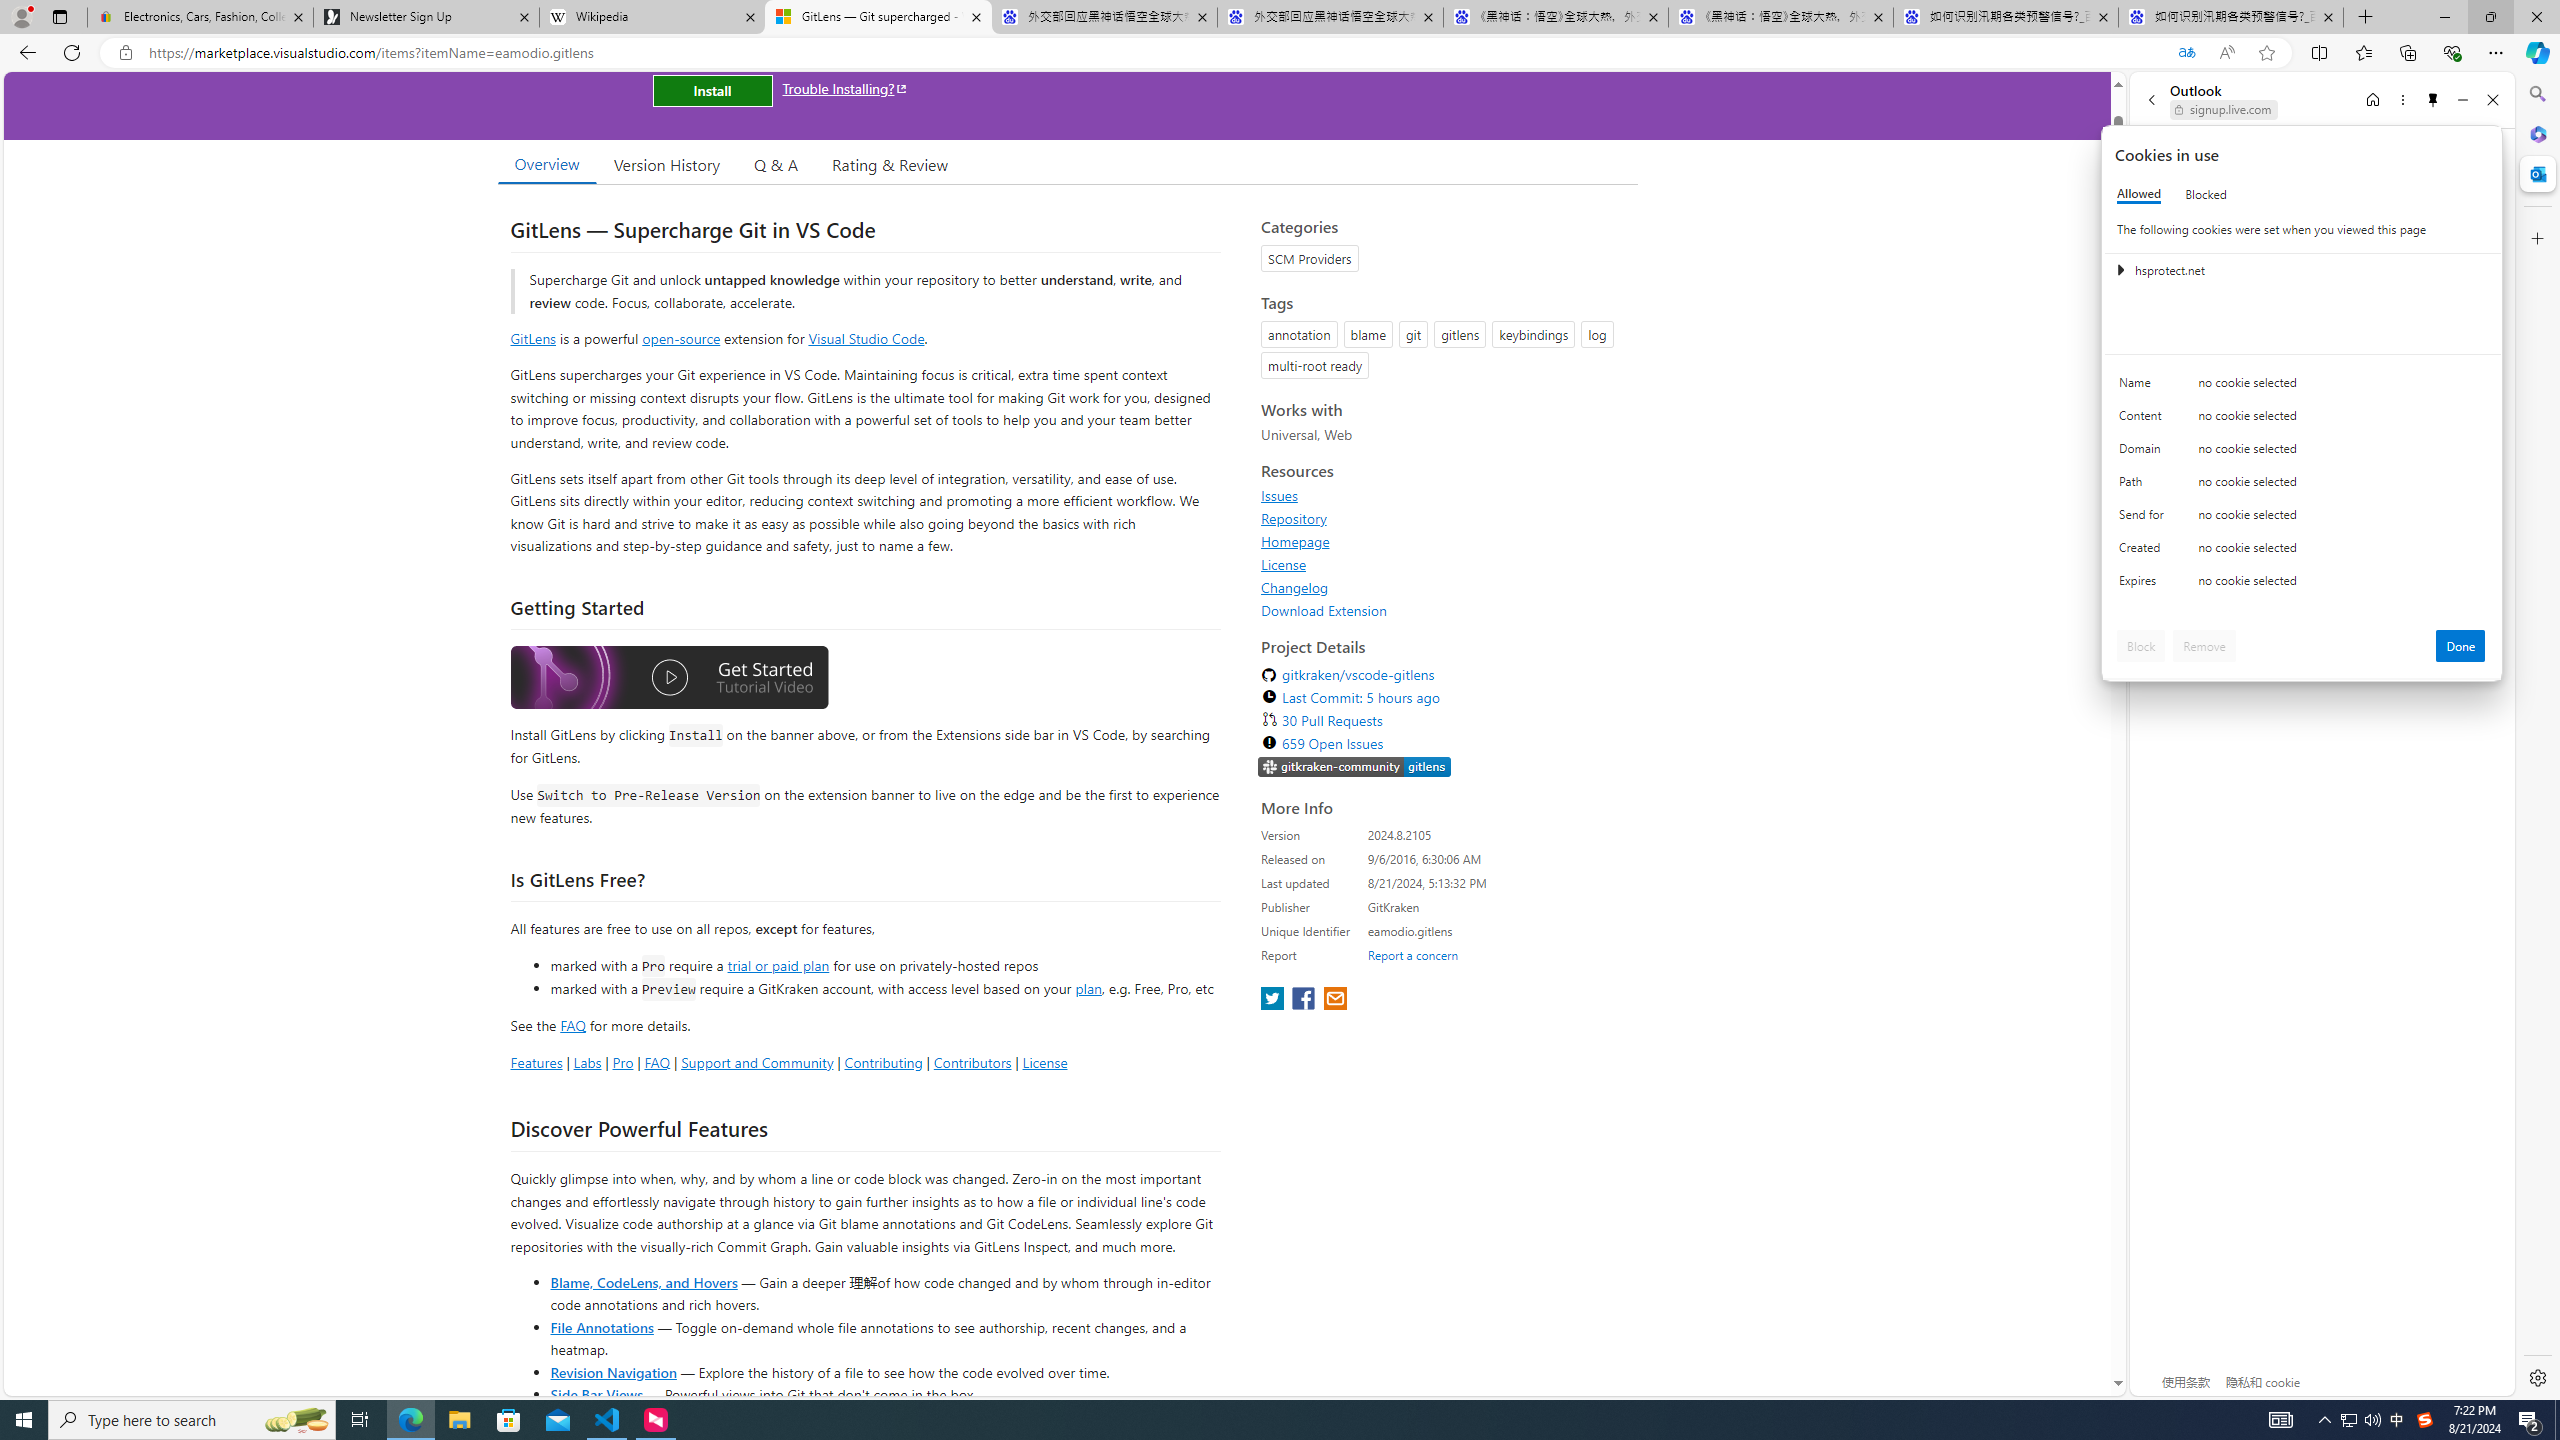 Image resolution: width=2560 pixels, height=1440 pixels. I want to click on 'Block', so click(2140, 646).